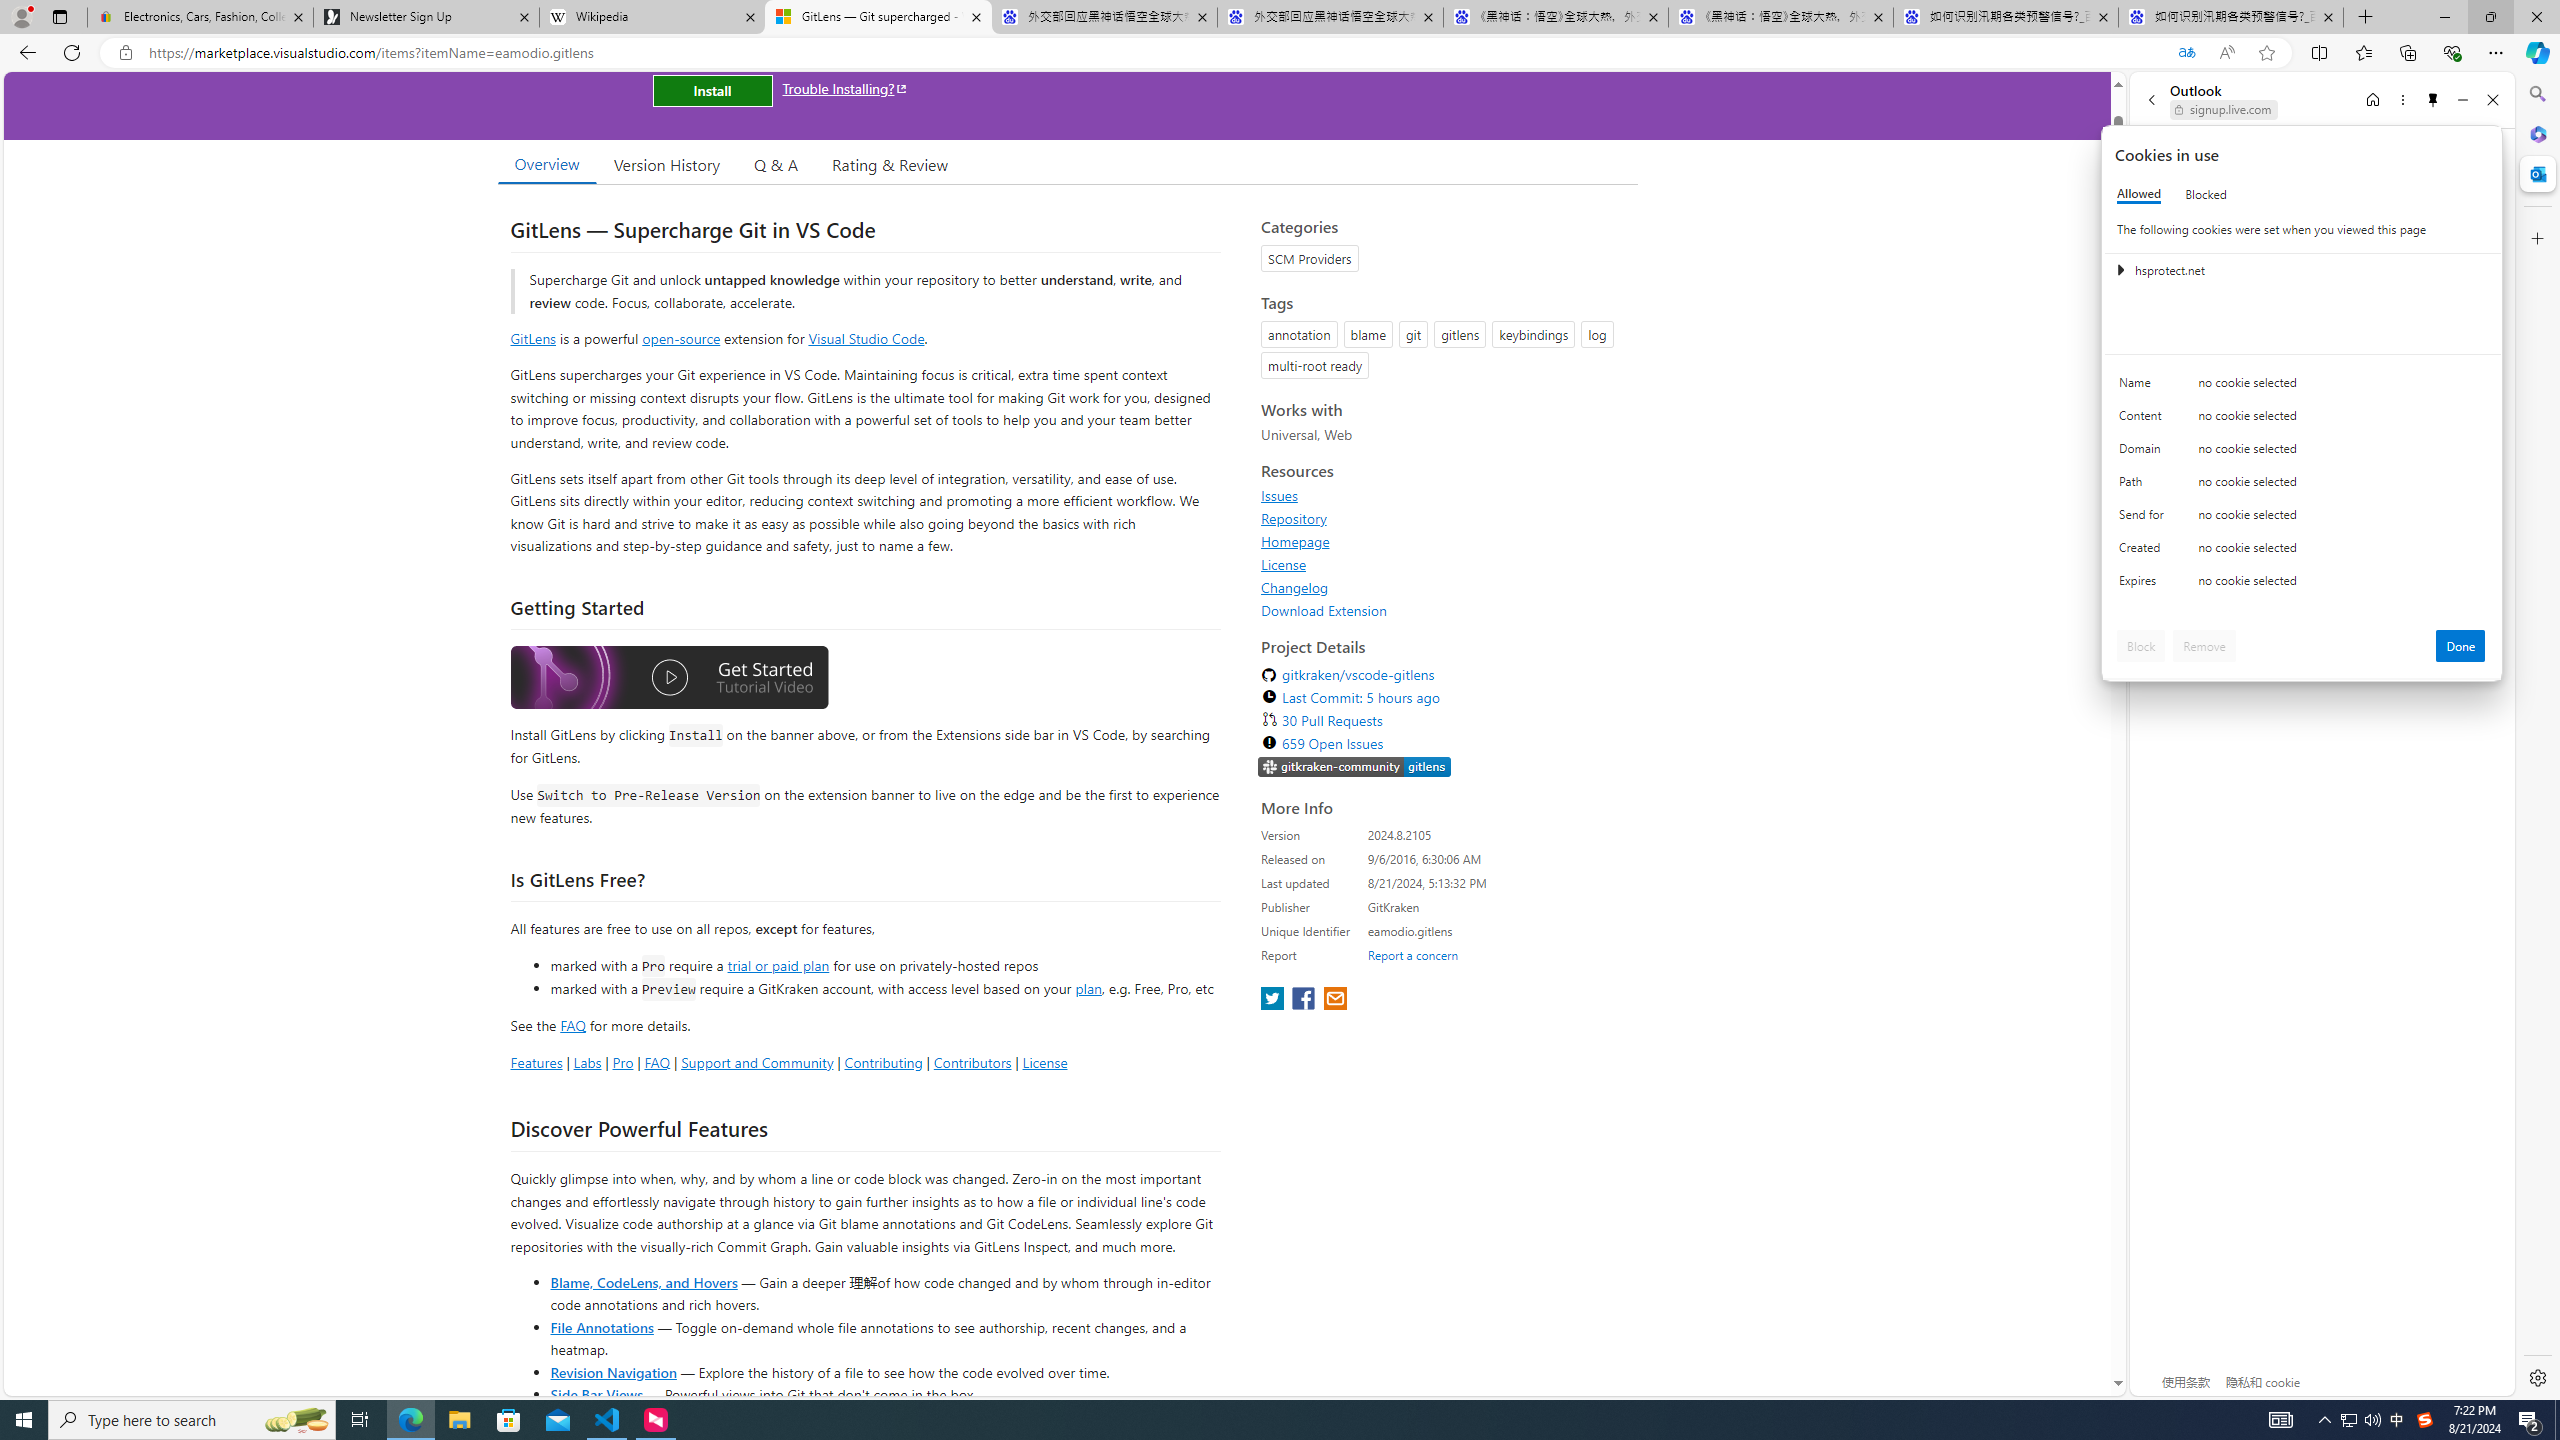 Image resolution: width=2560 pixels, height=1440 pixels. I want to click on 'Block', so click(2140, 646).